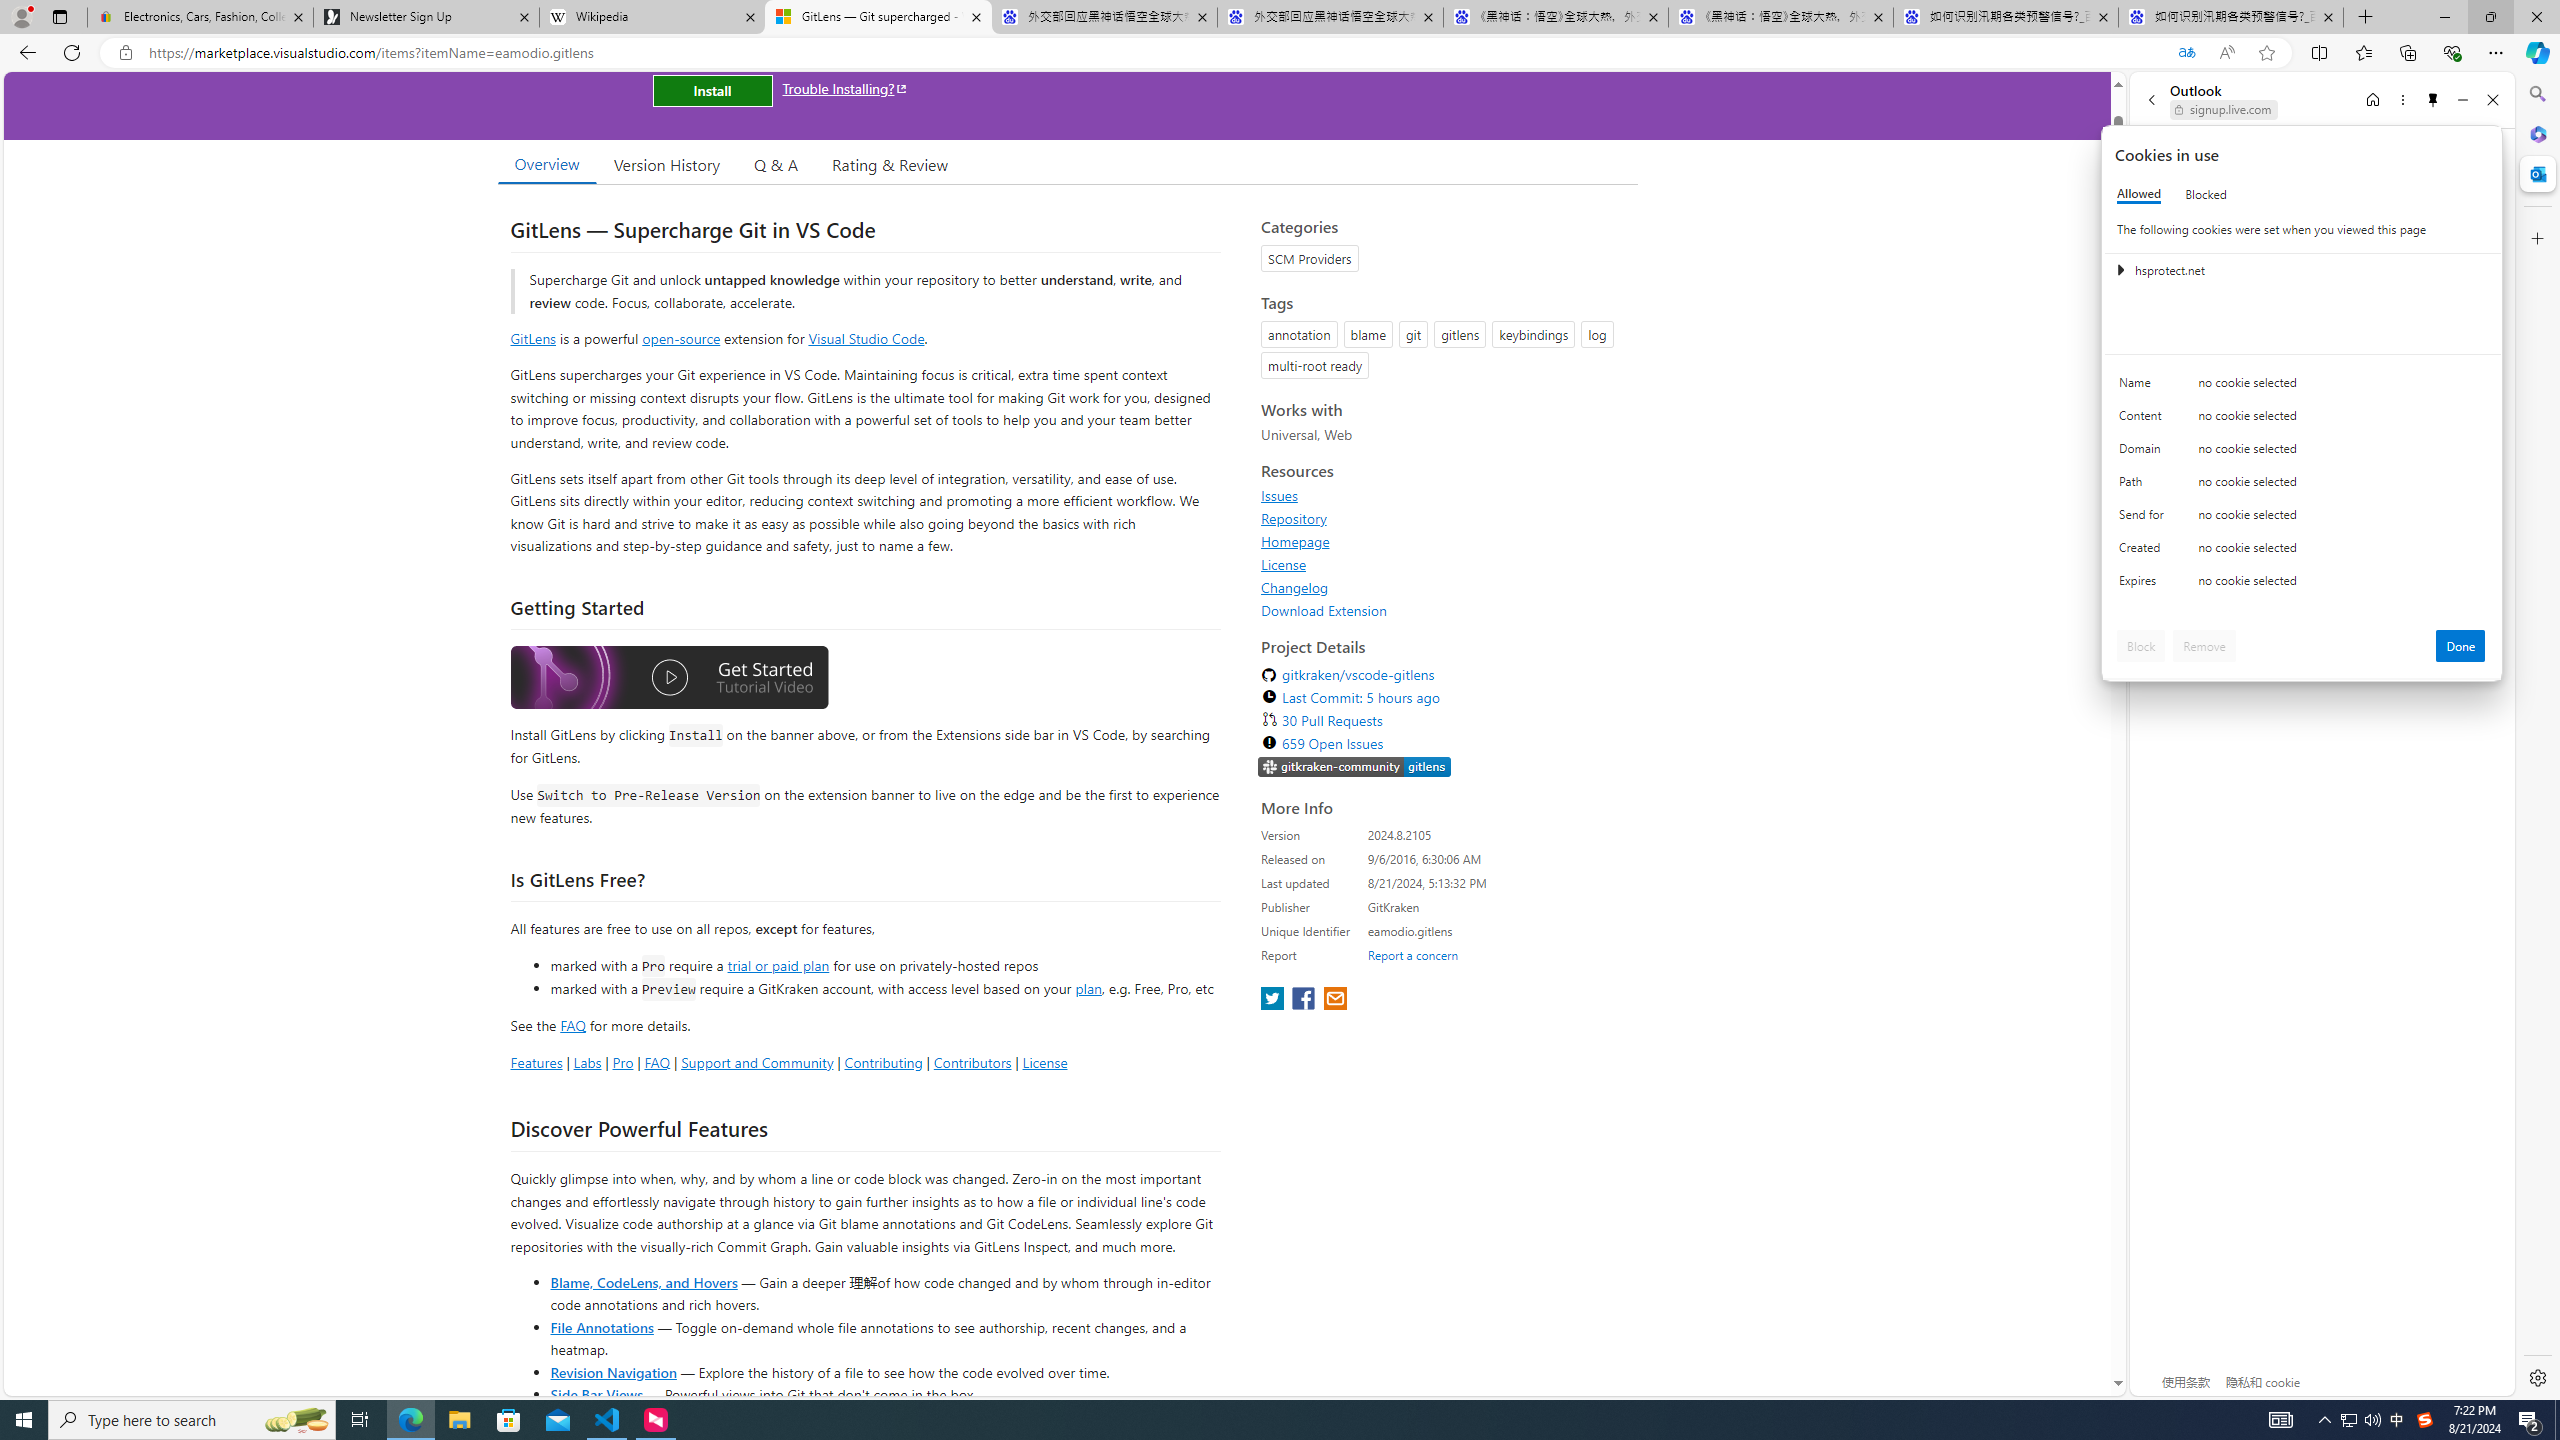 Image resolution: width=2560 pixels, height=1440 pixels. I want to click on 'Block', so click(2140, 646).